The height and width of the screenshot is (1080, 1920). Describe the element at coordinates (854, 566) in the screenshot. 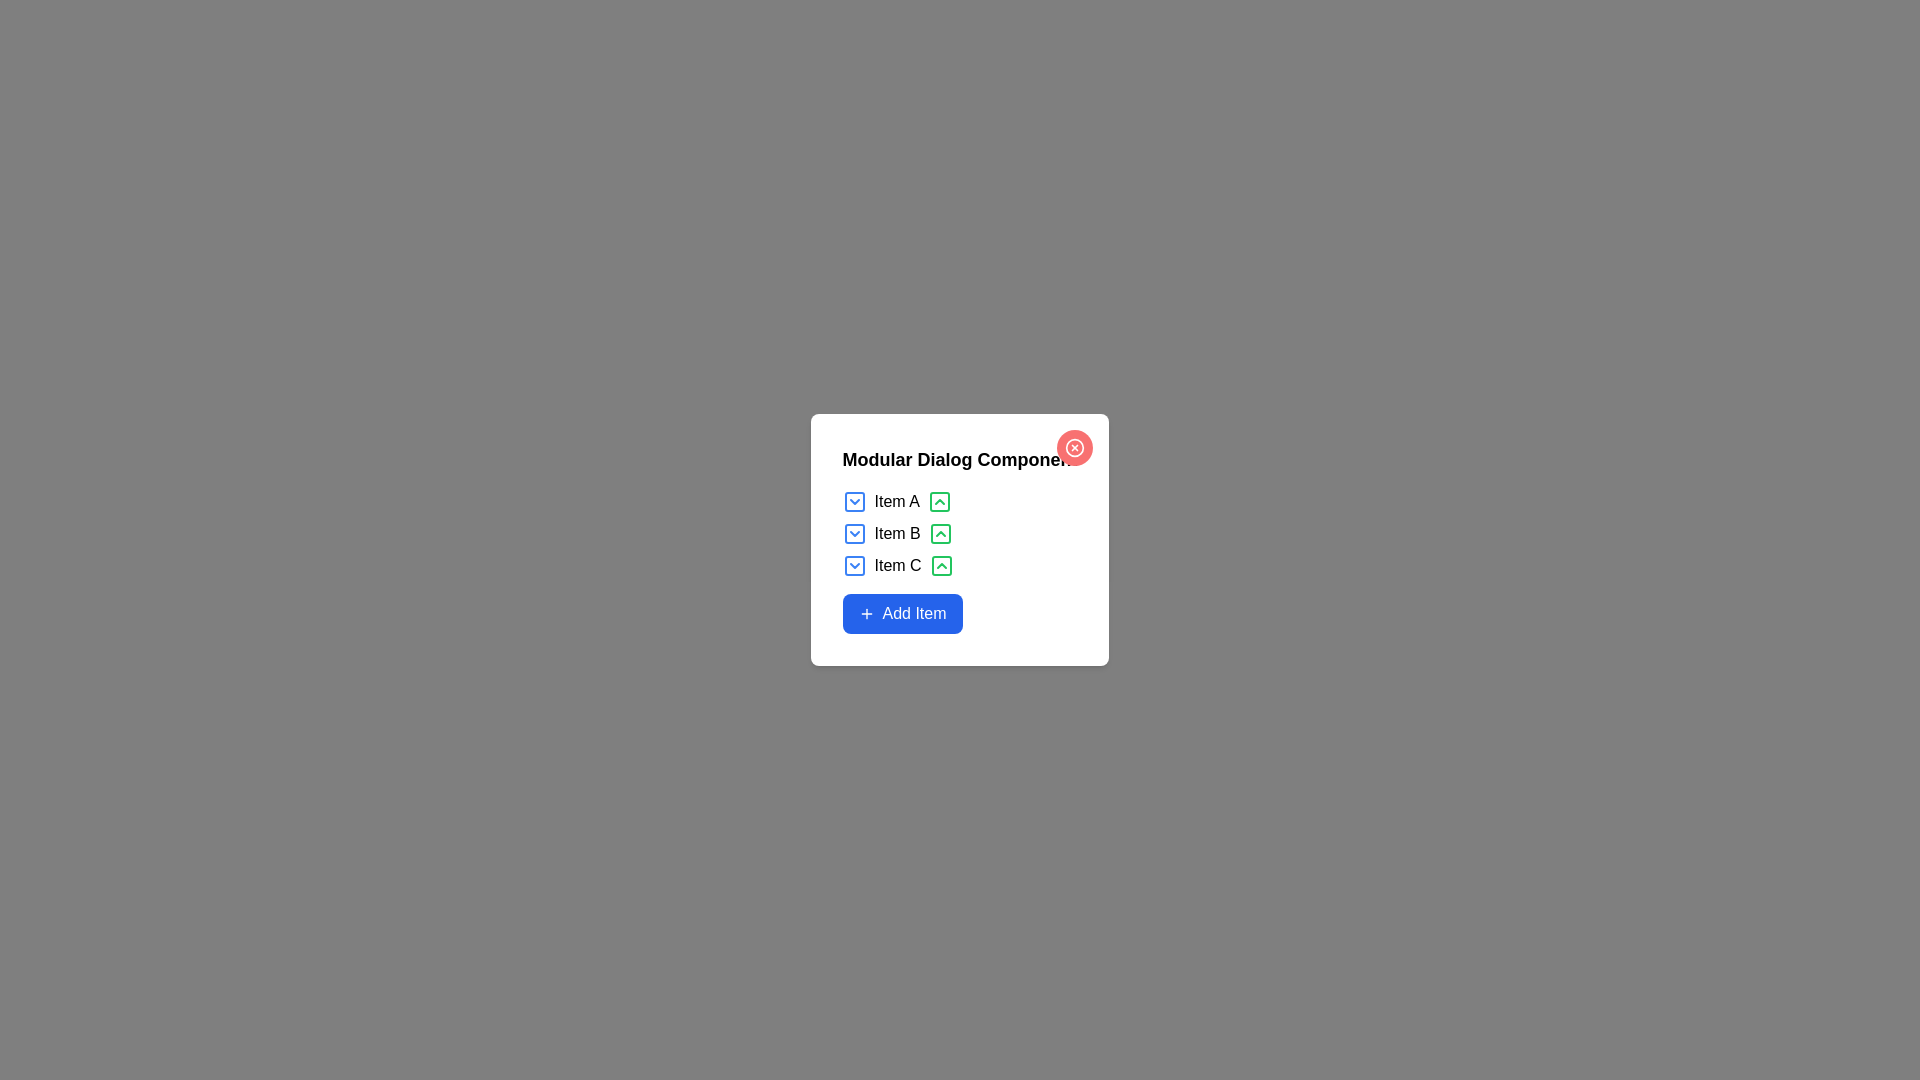

I see `down arrow of item Item C to view its details` at that location.